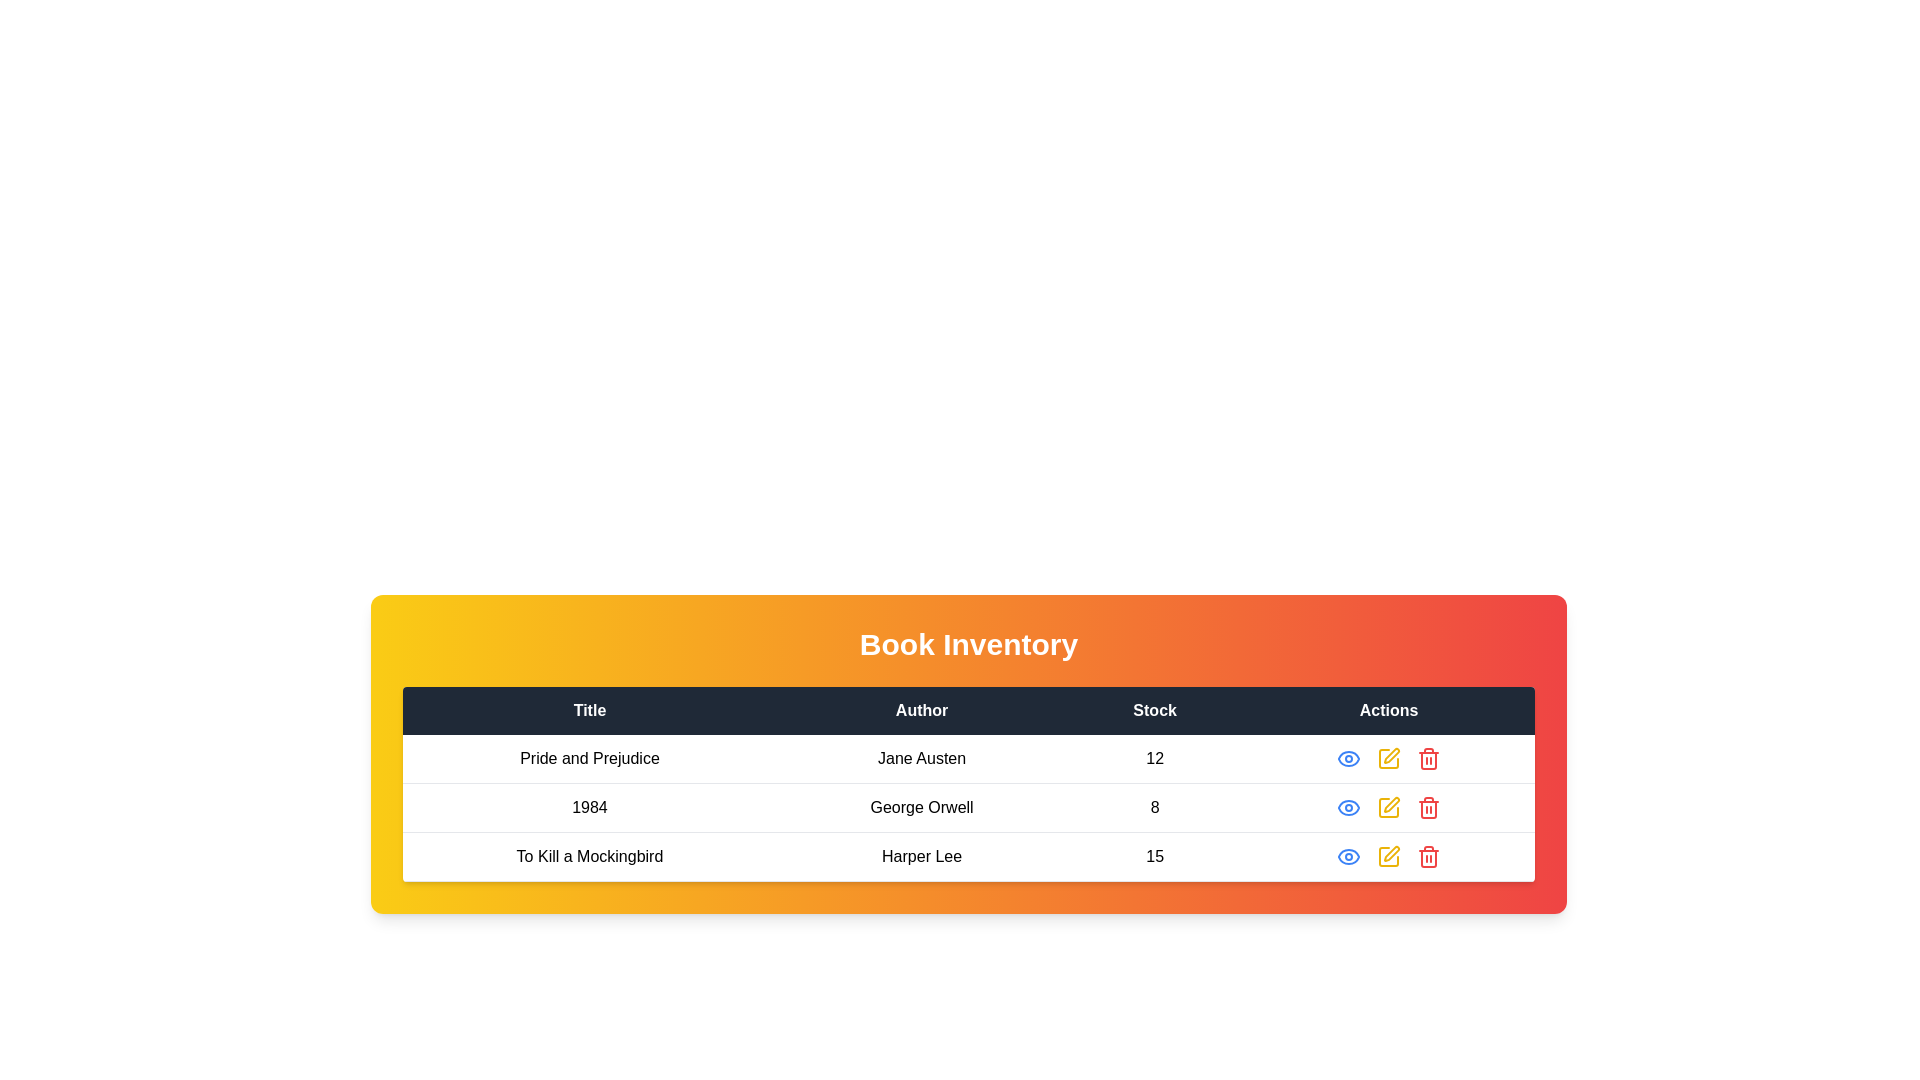 The image size is (1920, 1080). I want to click on the yellow pencil icon in the Action group for the book 'To Kill a Mockingbird', so click(1387, 855).